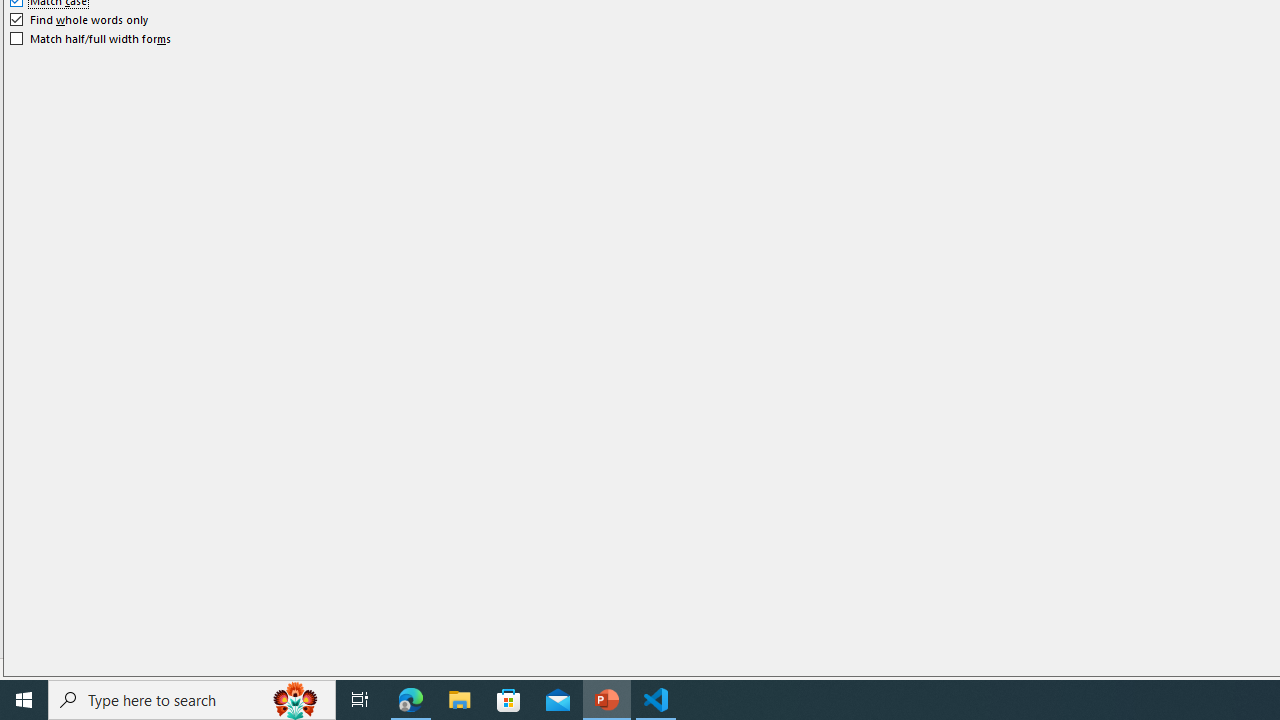  I want to click on 'Find whole words only', so click(80, 20).